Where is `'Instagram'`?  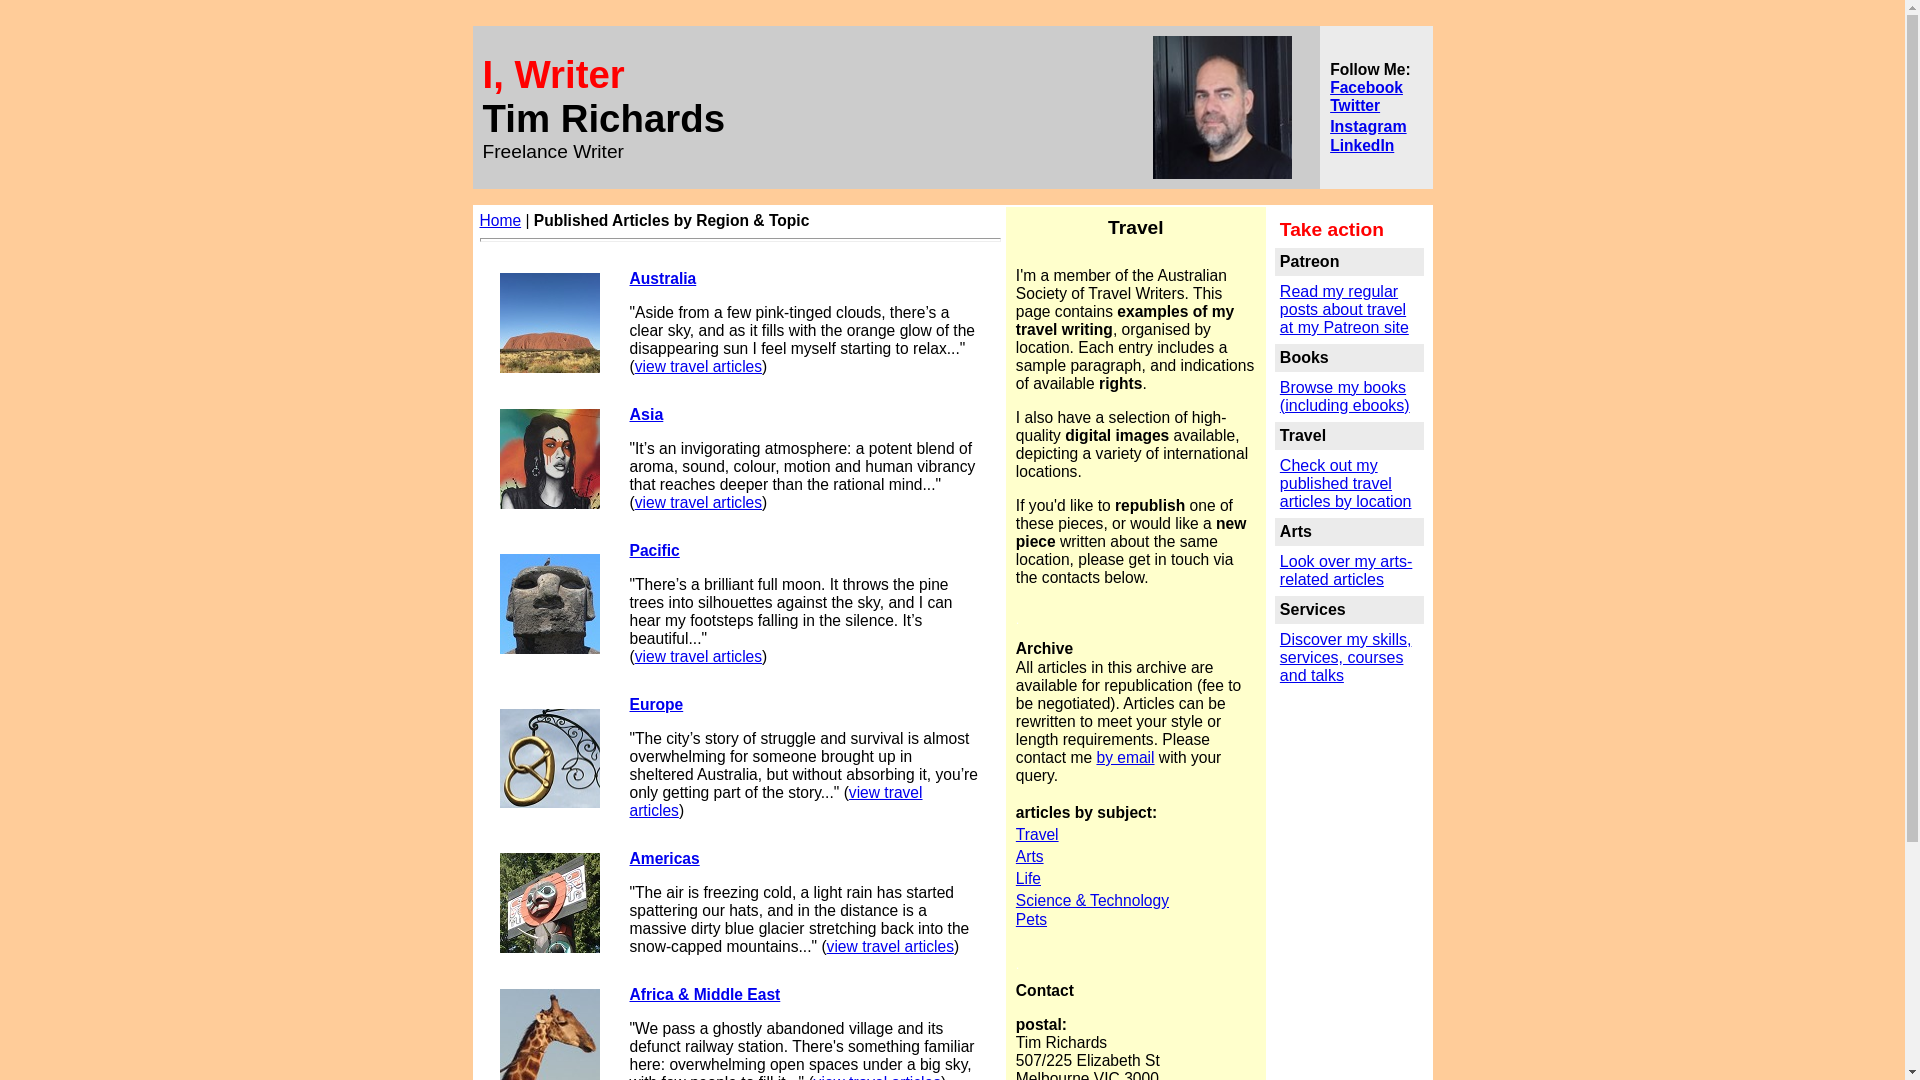
'Instagram' is located at coordinates (1367, 126).